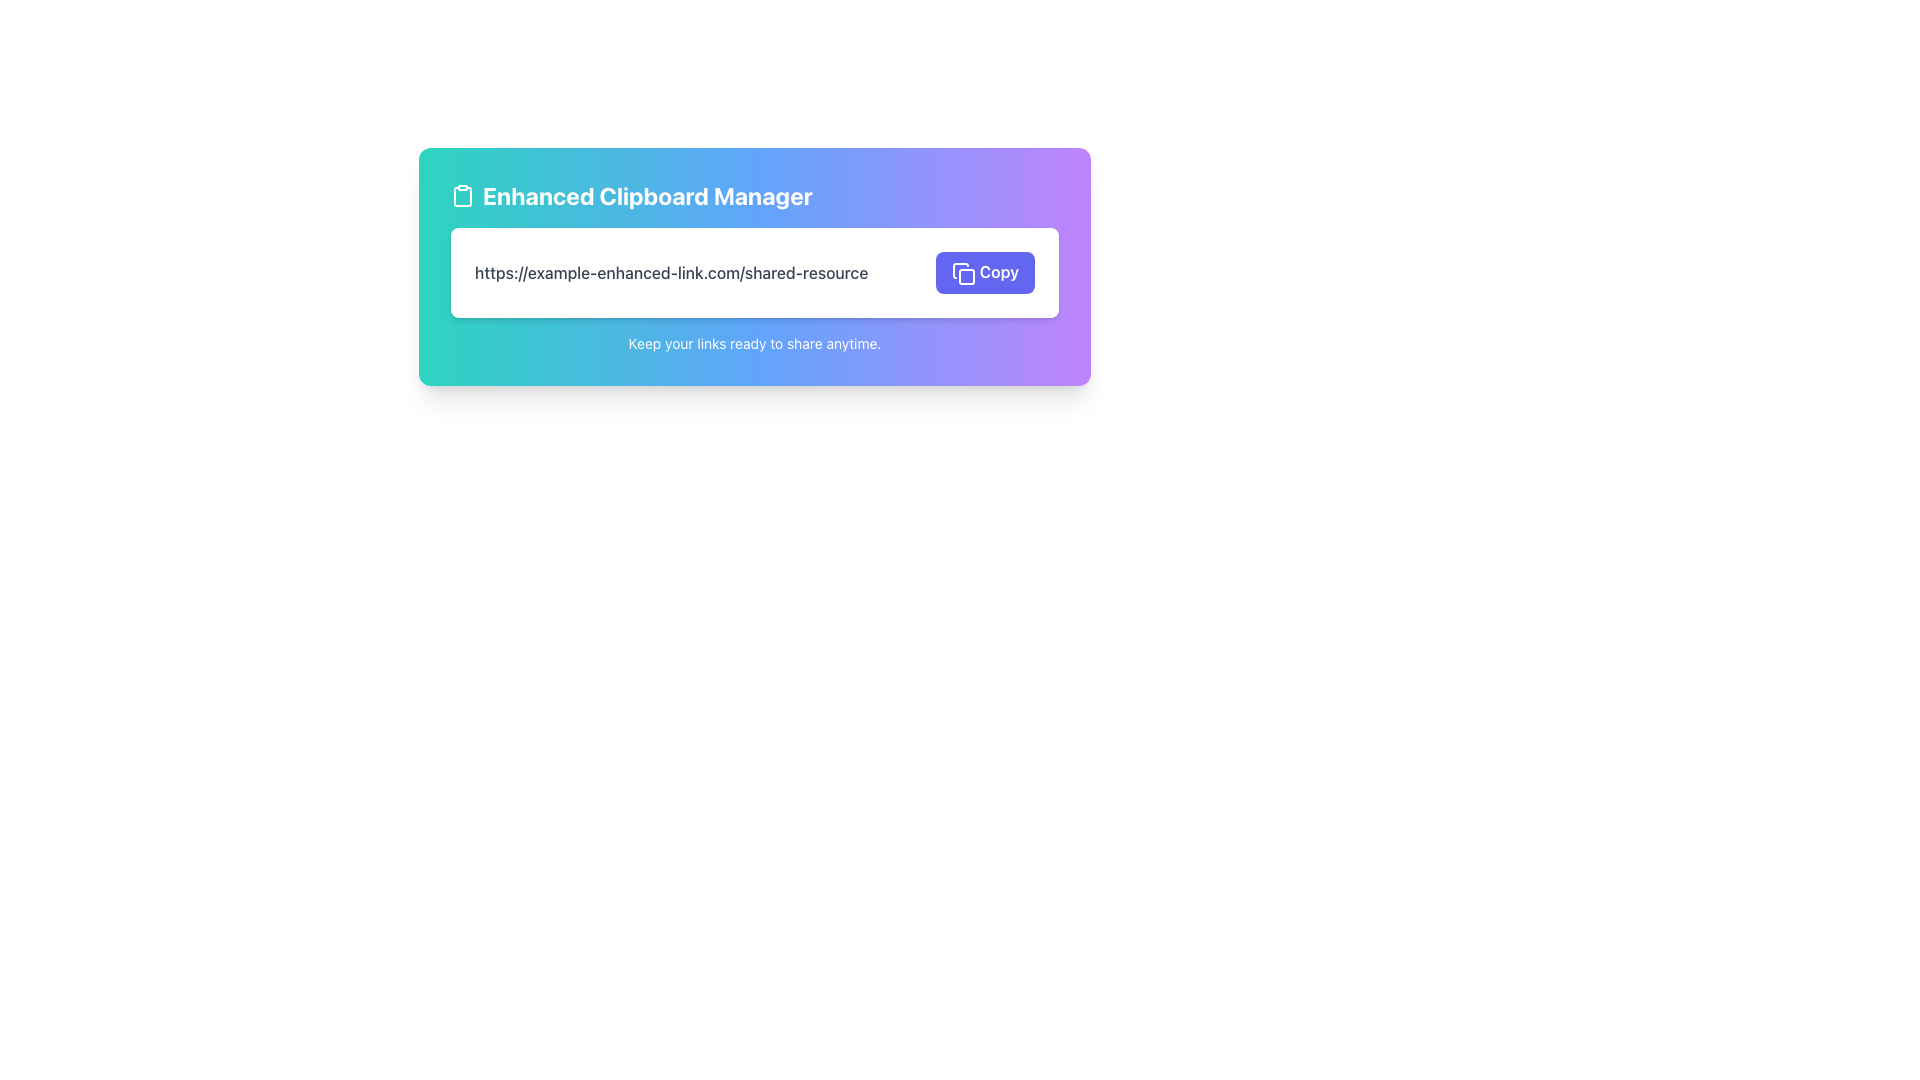 The width and height of the screenshot is (1920, 1080). I want to click on the icon component within the 'Copy' button on the right side of the text box, so click(966, 276).